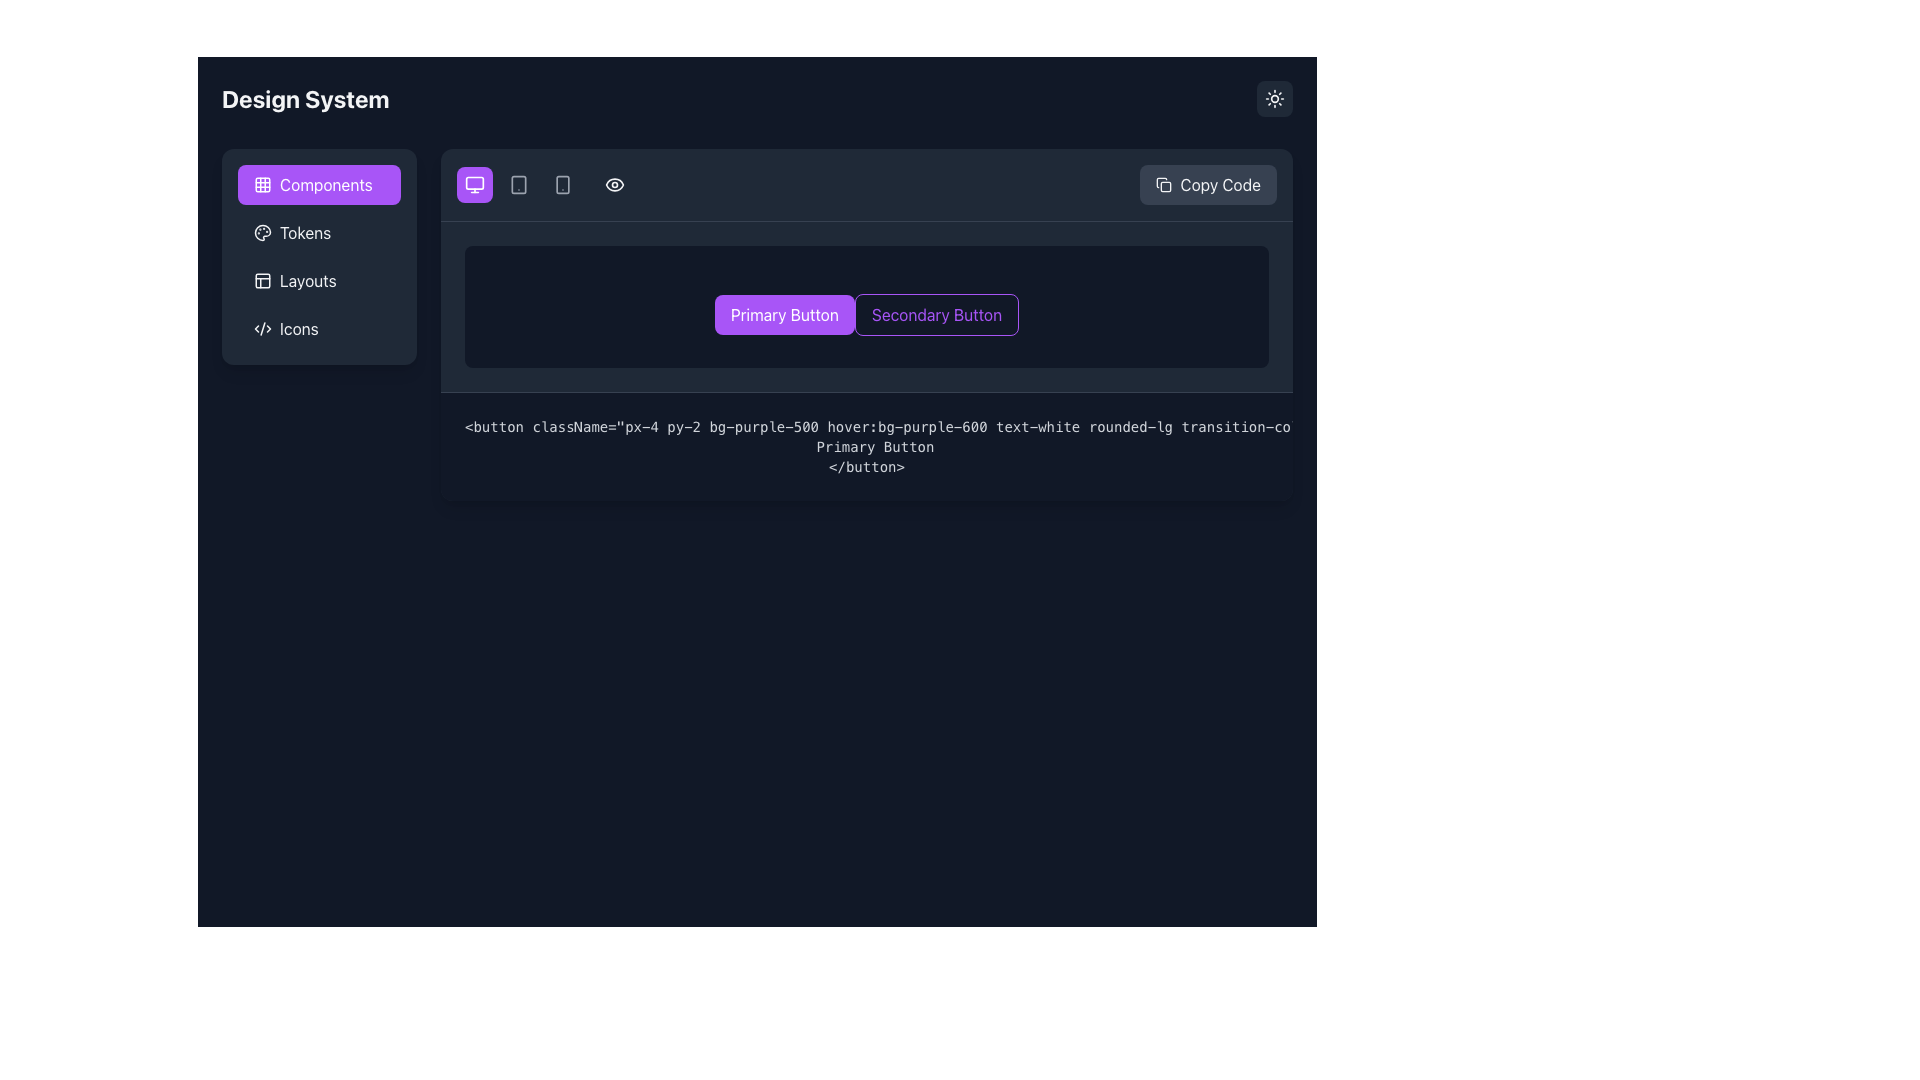 The height and width of the screenshot is (1080, 1920). What do you see at coordinates (867, 185) in the screenshot?
I see `the 'Copy Code' button, which is styled with a specific background color and rounded corners, located on the far right side of a horizontal row of icons or buttons` at bounding box center [867, 185].